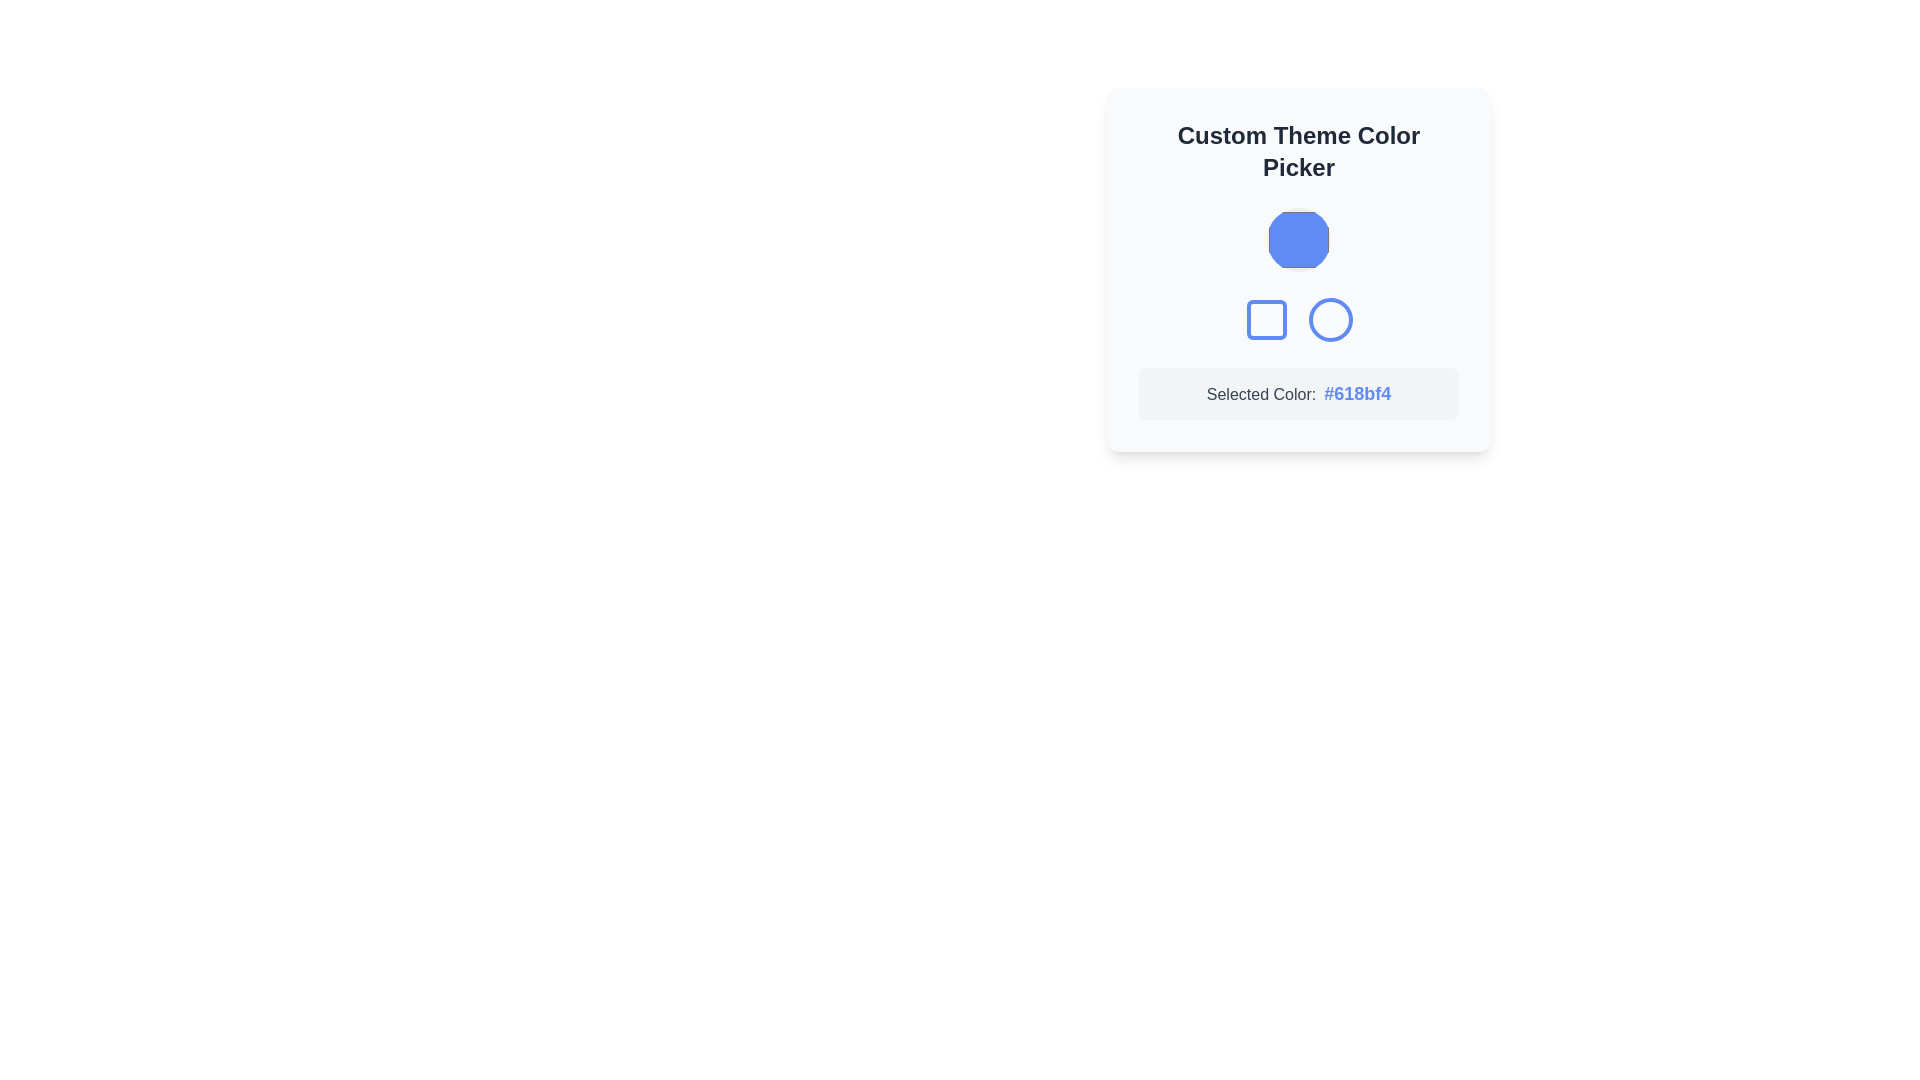 The height and width of the screenshot is (1080, 1920). I want to click on the text label displaying 'Selected Color:' to check for a tooltip, so click(1260, 394).